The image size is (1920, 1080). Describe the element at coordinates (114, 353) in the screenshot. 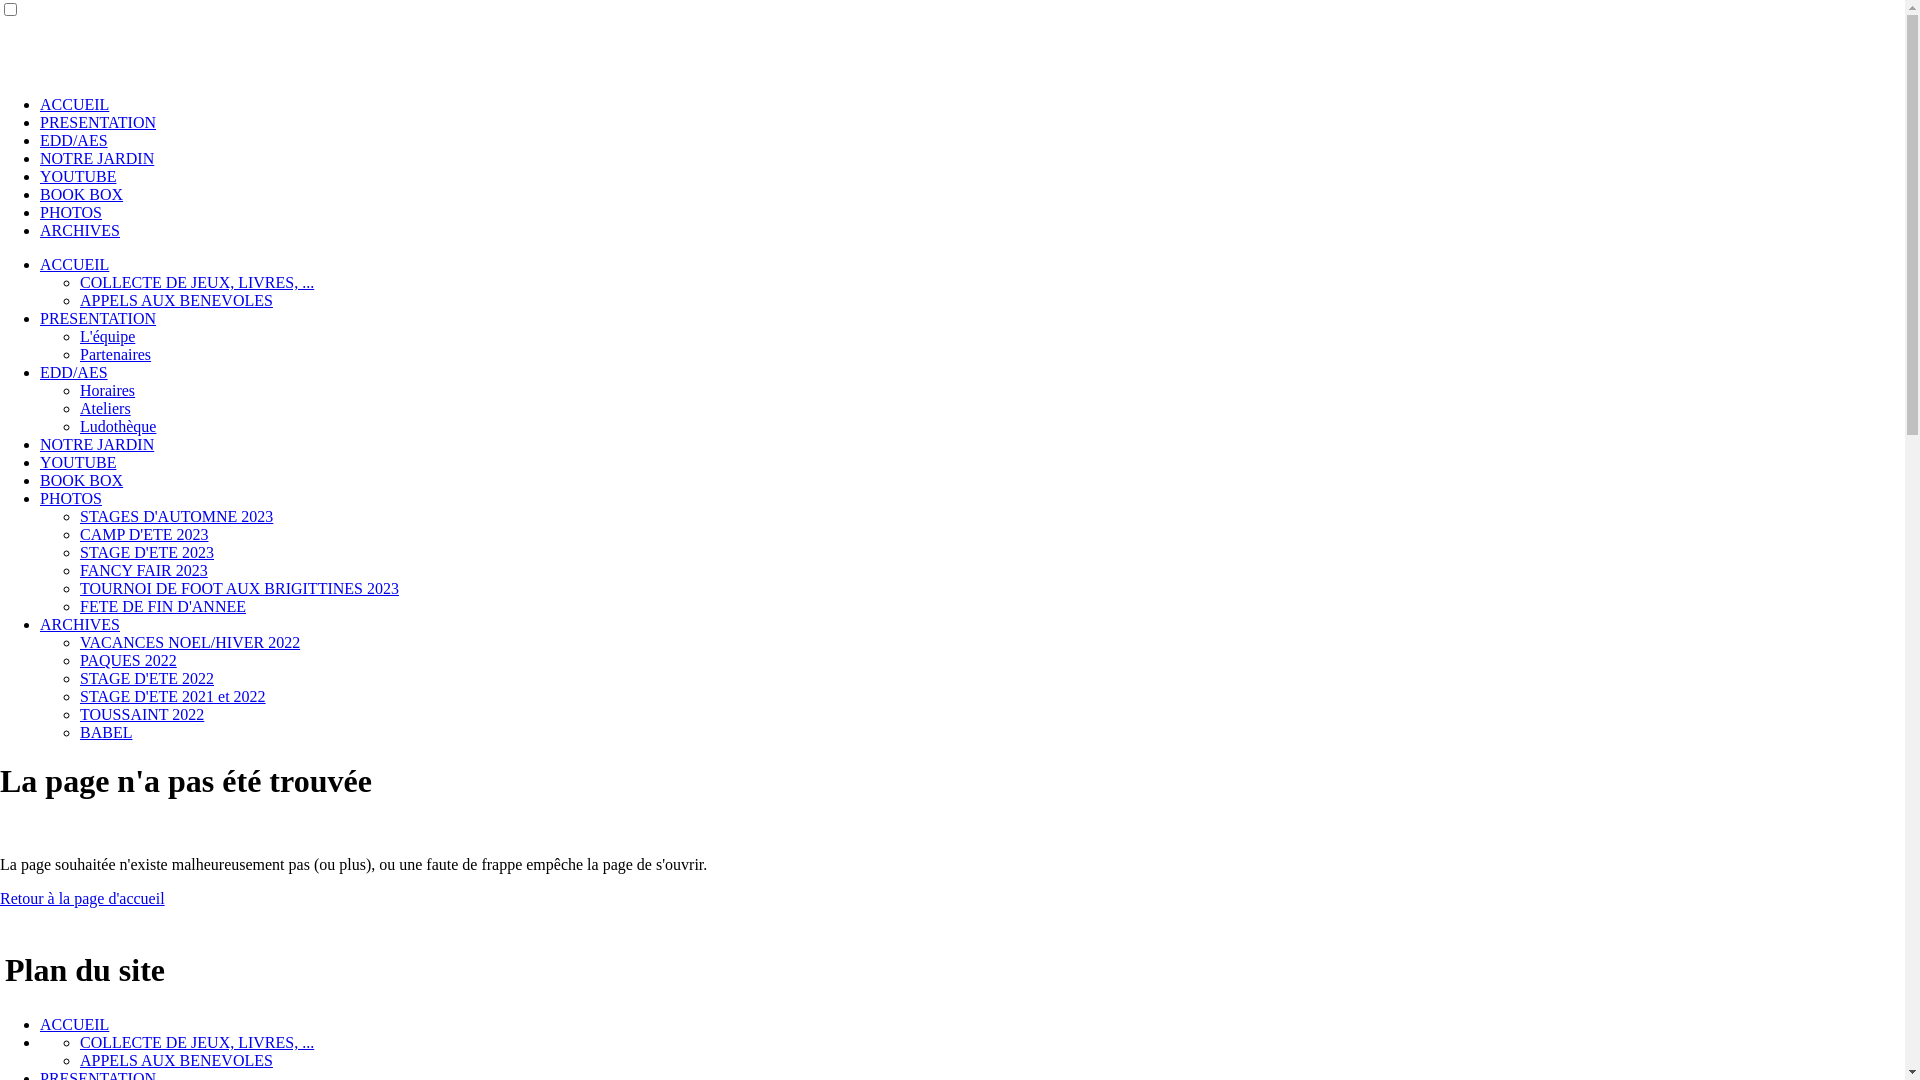

I see `'Partenaires'` at that location.